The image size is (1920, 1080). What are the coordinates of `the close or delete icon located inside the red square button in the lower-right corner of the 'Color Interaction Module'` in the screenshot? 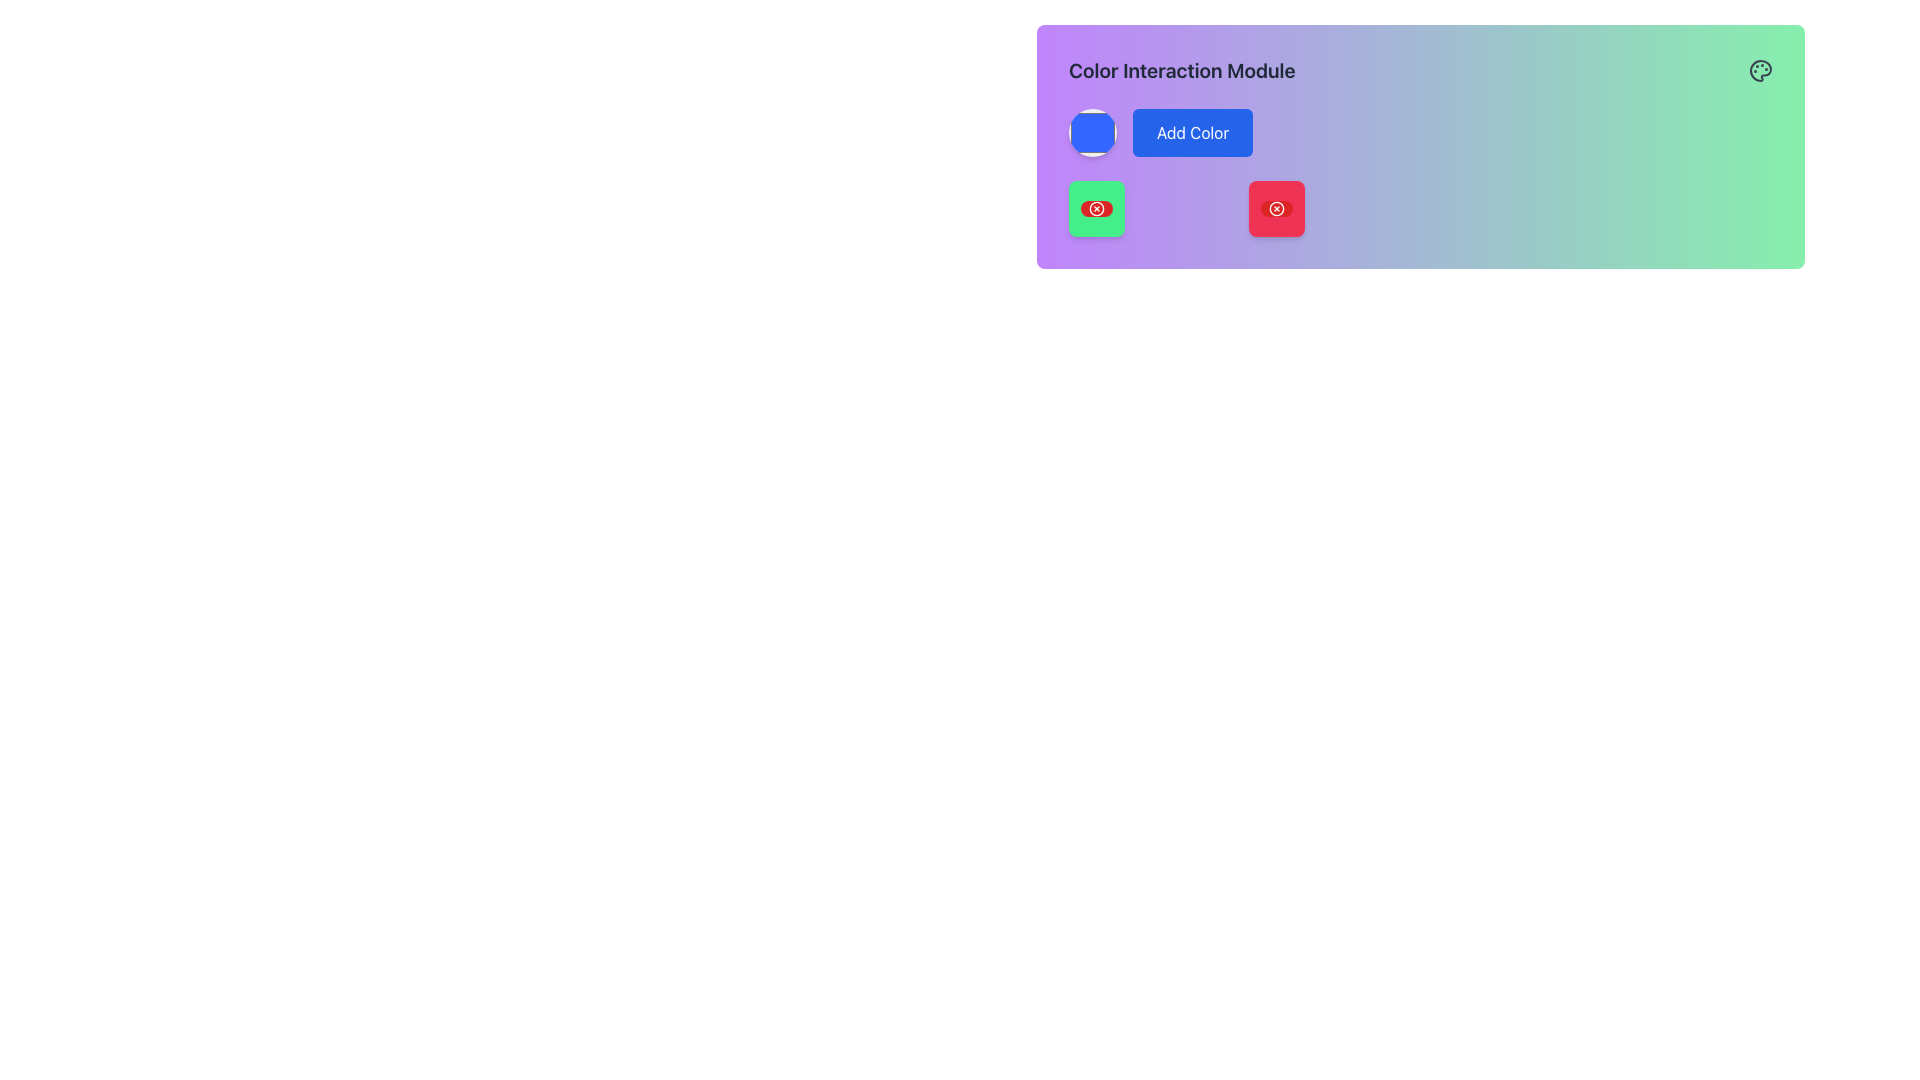 It's located at (1275, 208).